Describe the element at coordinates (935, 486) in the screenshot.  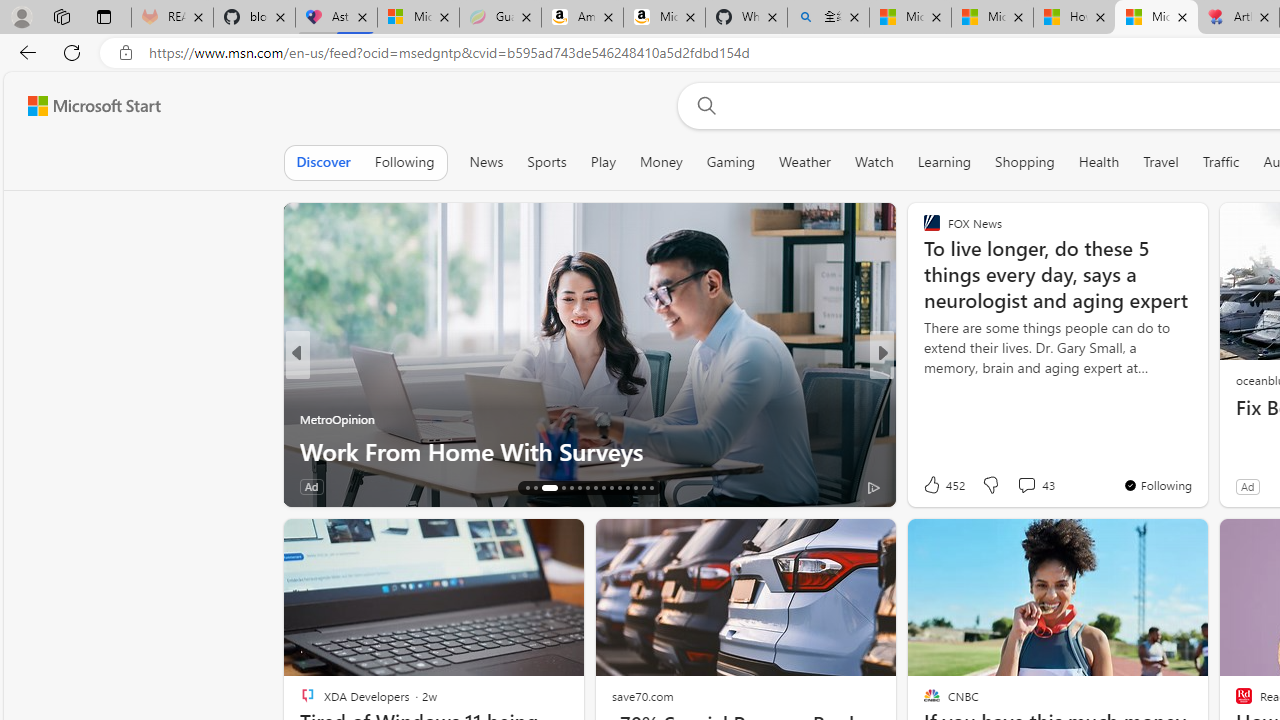
I see `'323 Like'` at that location.